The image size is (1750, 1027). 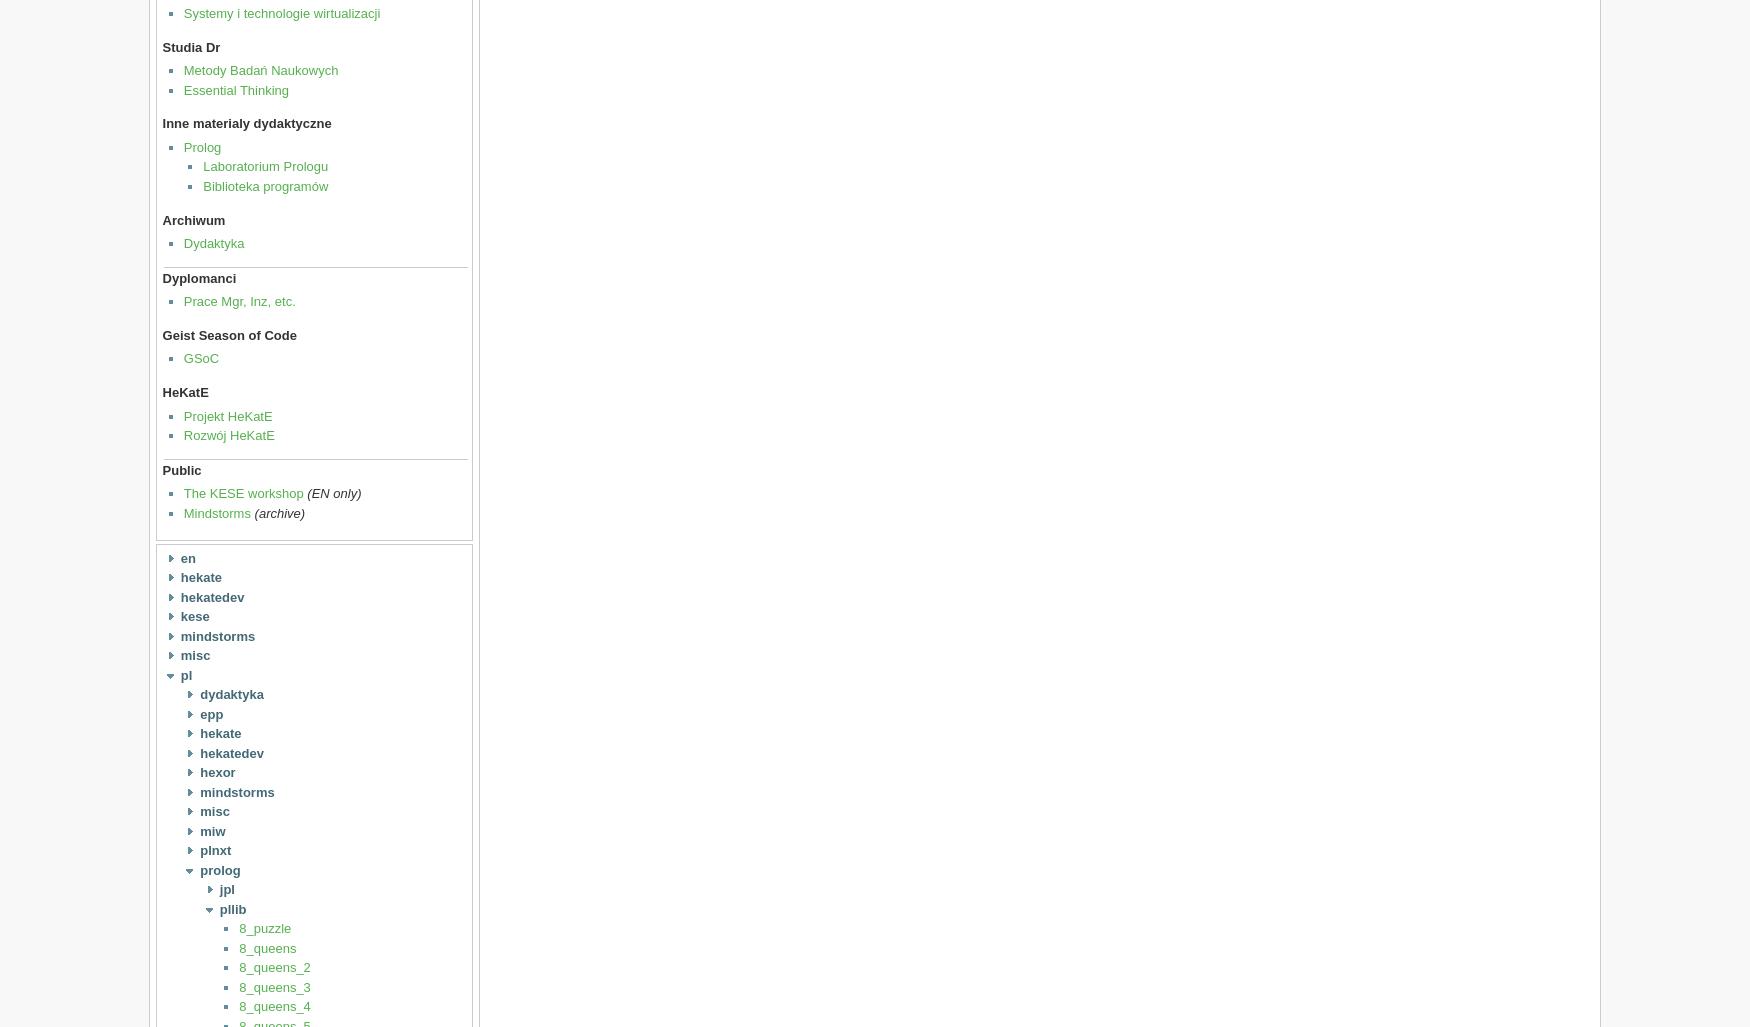 What do you see at coordinates (243, 493) in the screenshot?
I see `'The KESE workshop'` at bounding box center [243, 493].